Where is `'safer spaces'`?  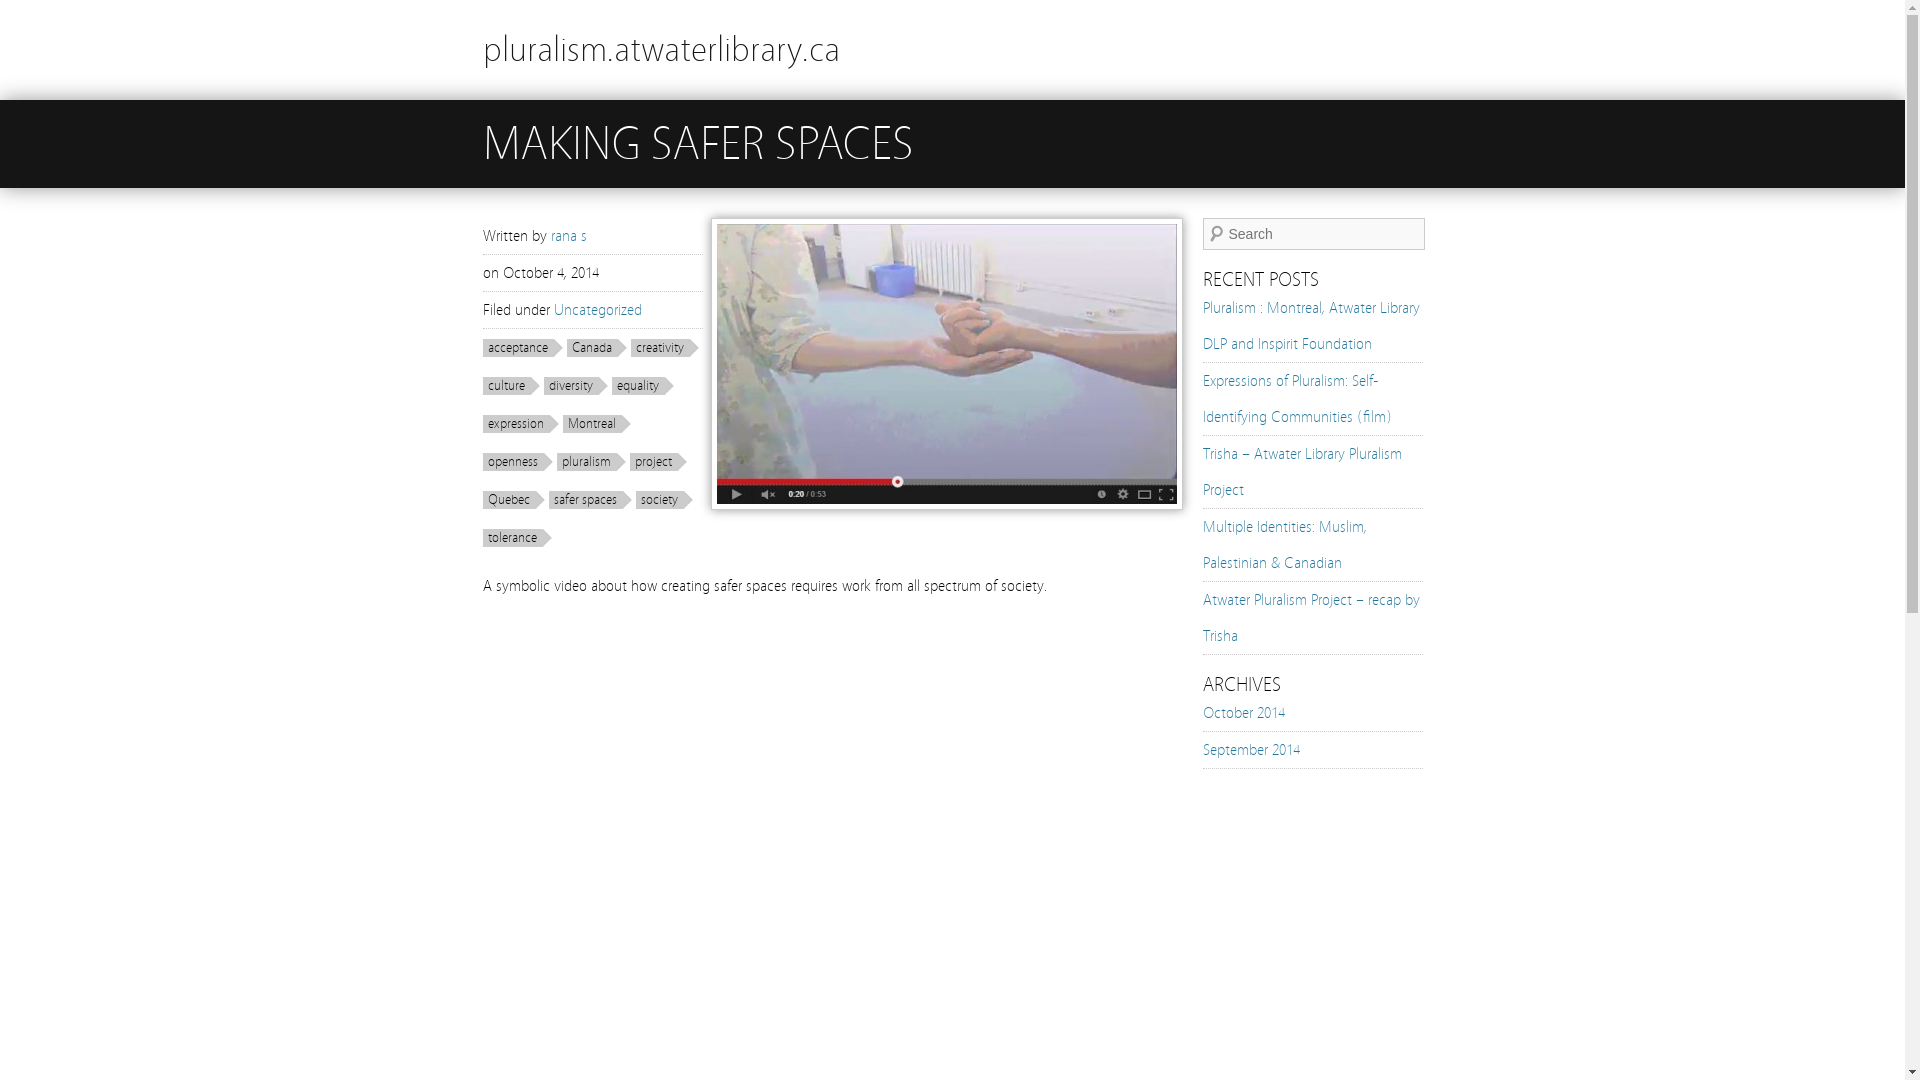
'safer spaces' is located at coordinates (588, 499).